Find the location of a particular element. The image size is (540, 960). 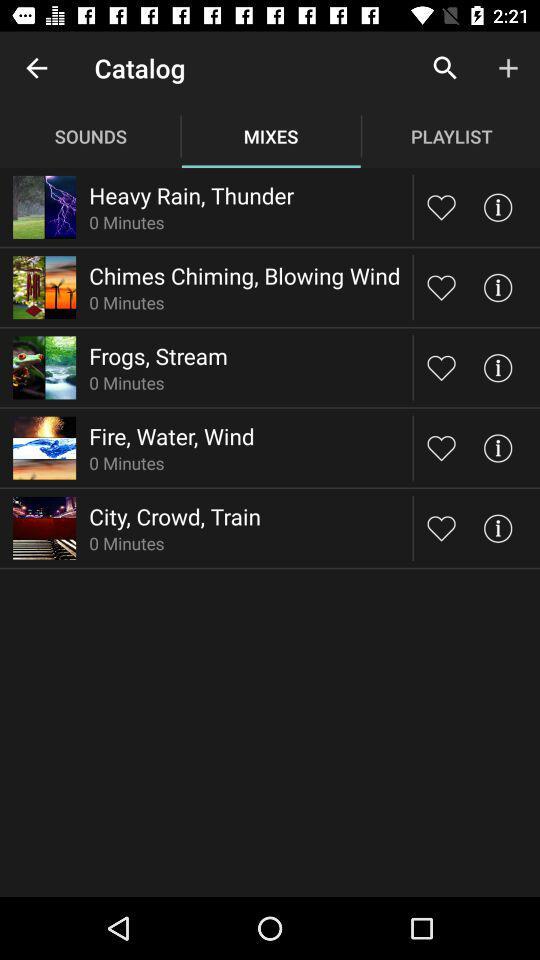

info for chimes chiming blowing wind is located at coordinates (496, 286).